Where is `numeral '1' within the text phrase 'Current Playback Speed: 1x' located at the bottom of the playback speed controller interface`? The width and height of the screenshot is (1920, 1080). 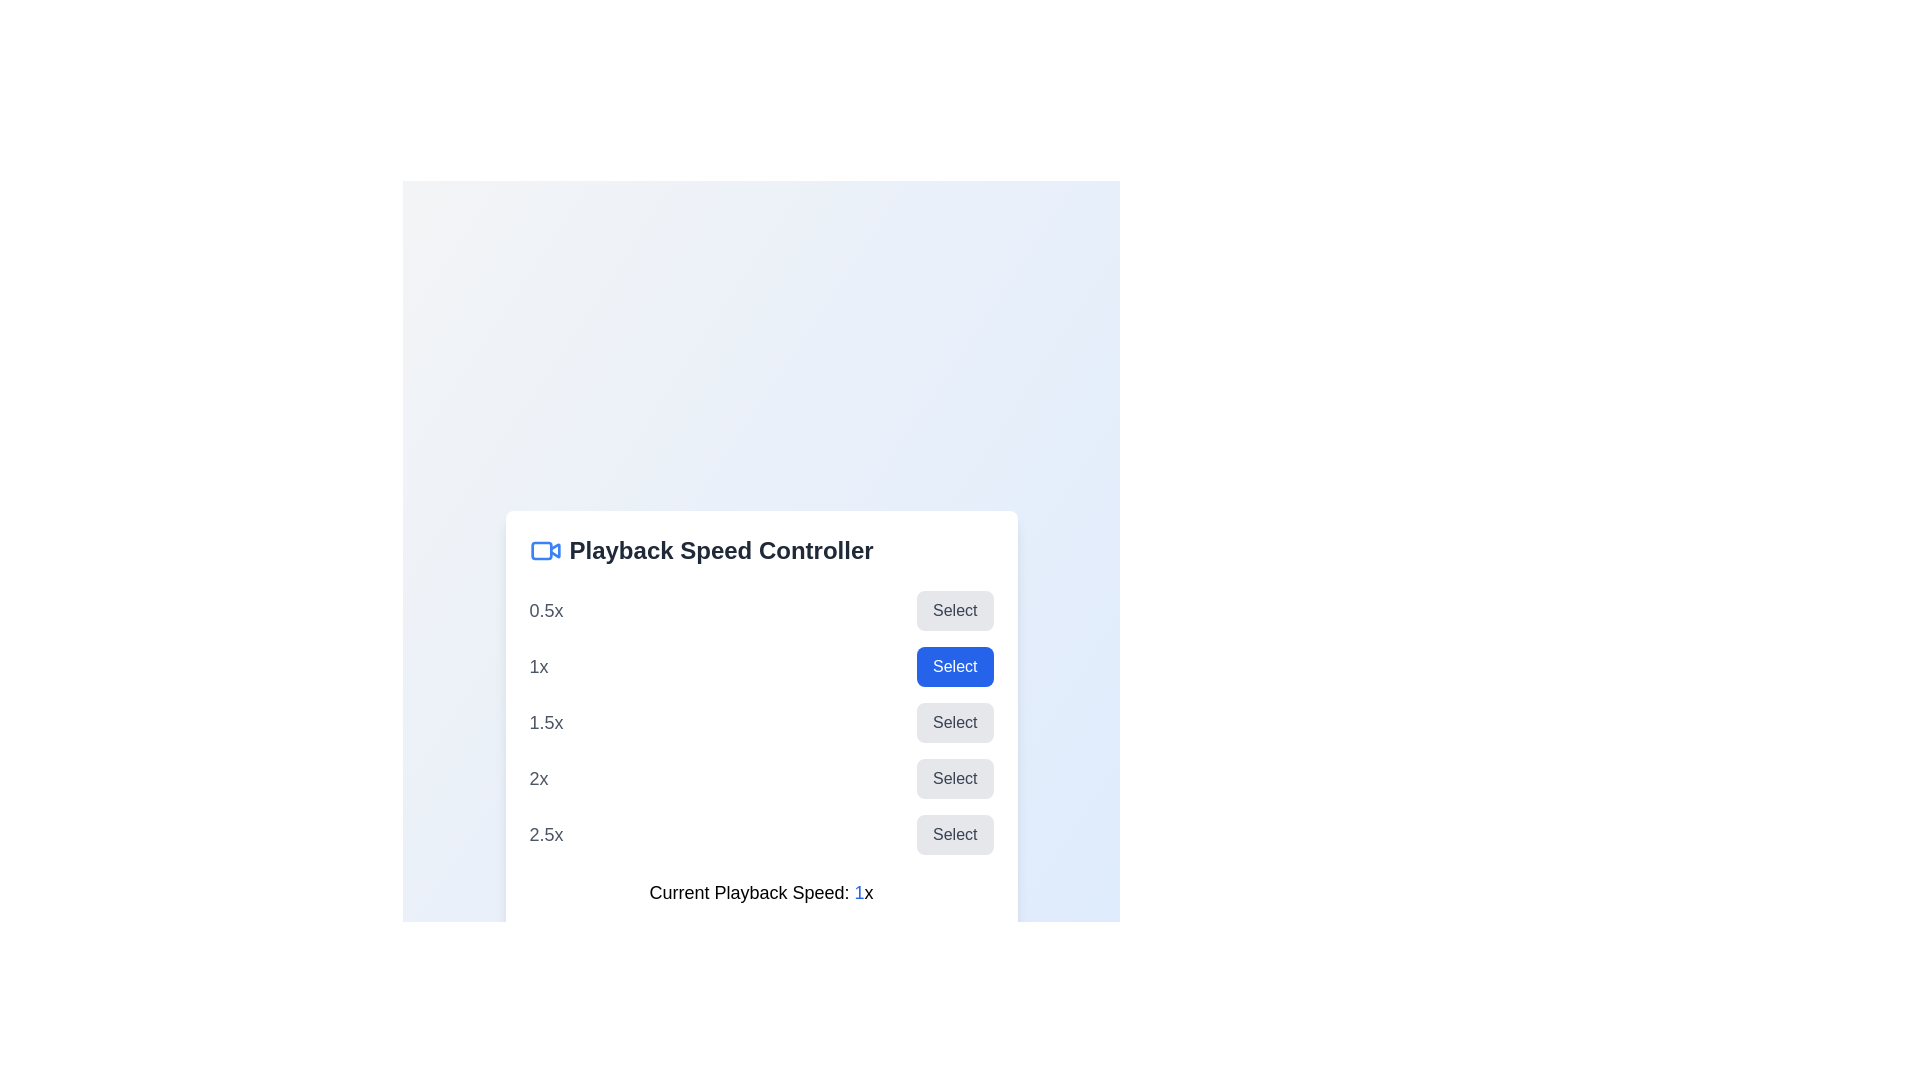 numeral '1' within the text phrase 'Current Playback Speed: 1x' located at the bottom of the playback speed controller interface is located at coordinates (859, 892).